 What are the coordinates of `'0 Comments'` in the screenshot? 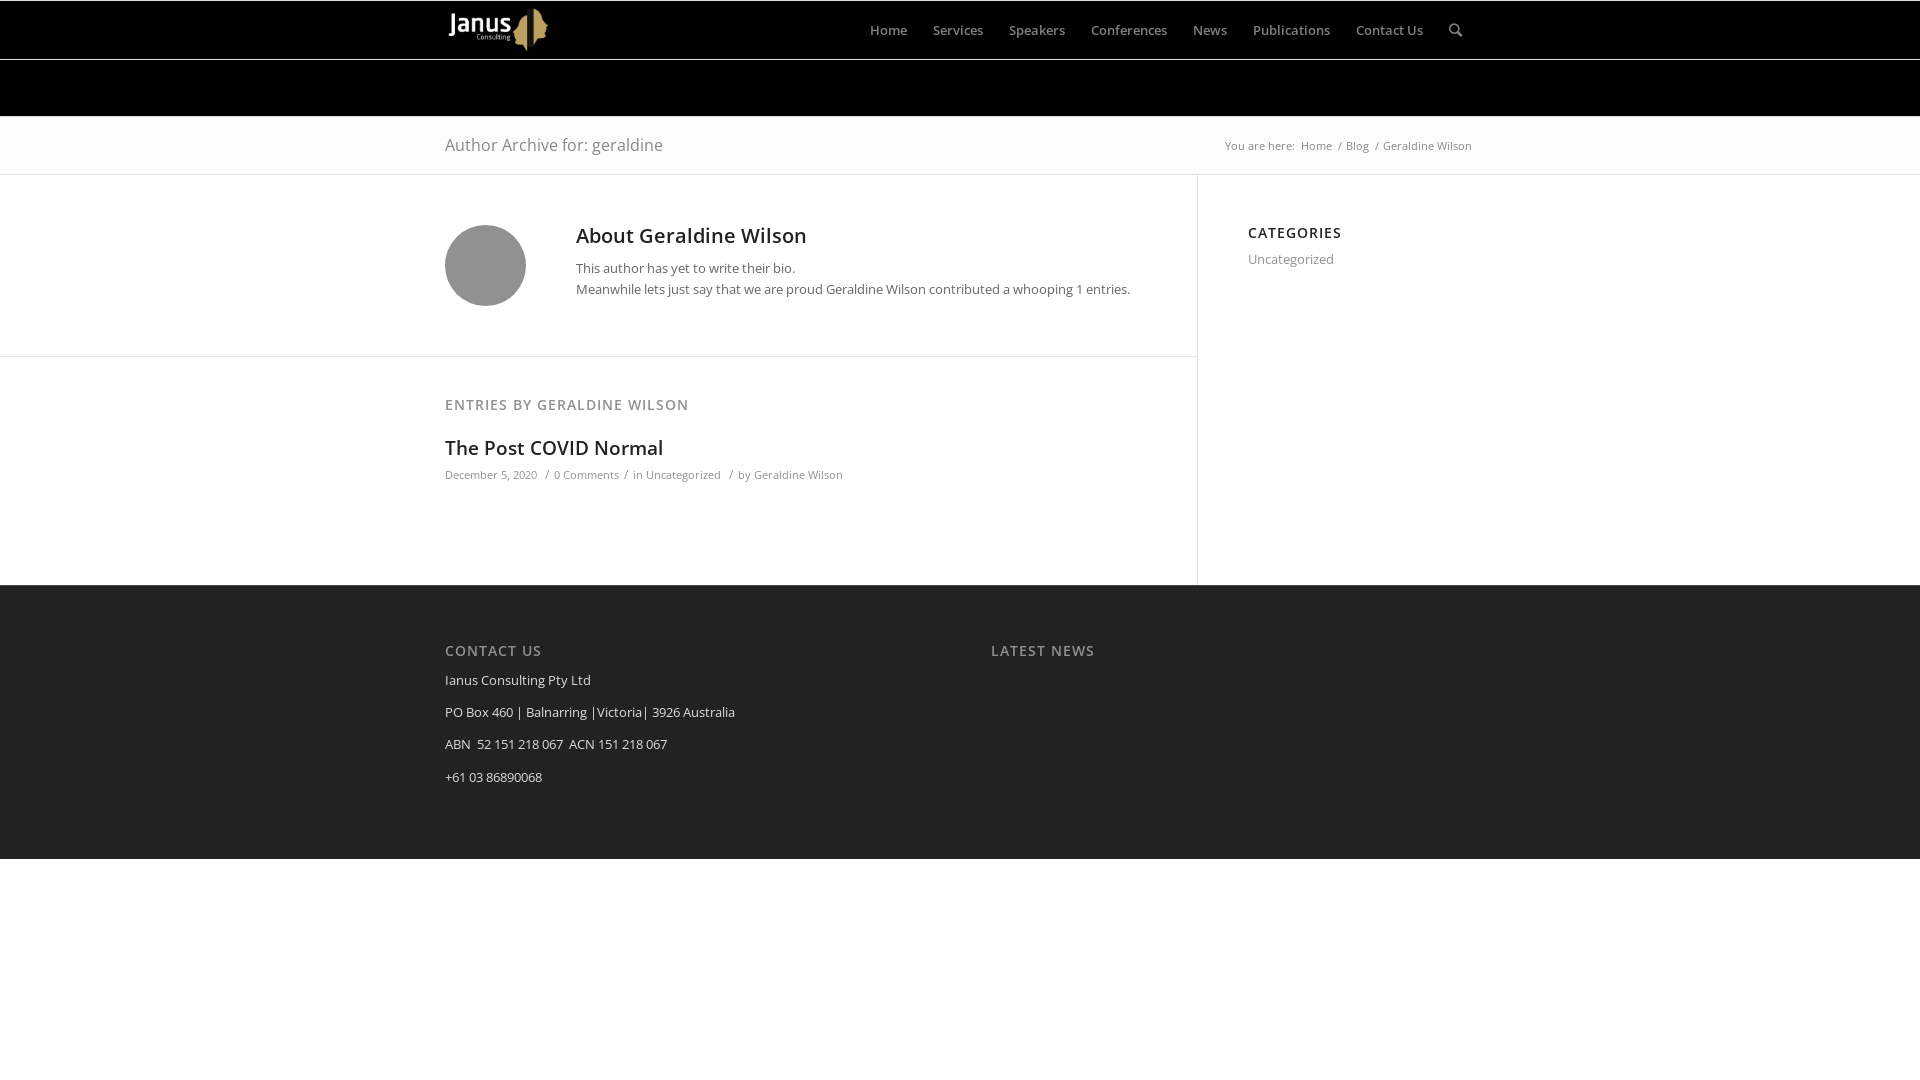 It's located at (553, 474).